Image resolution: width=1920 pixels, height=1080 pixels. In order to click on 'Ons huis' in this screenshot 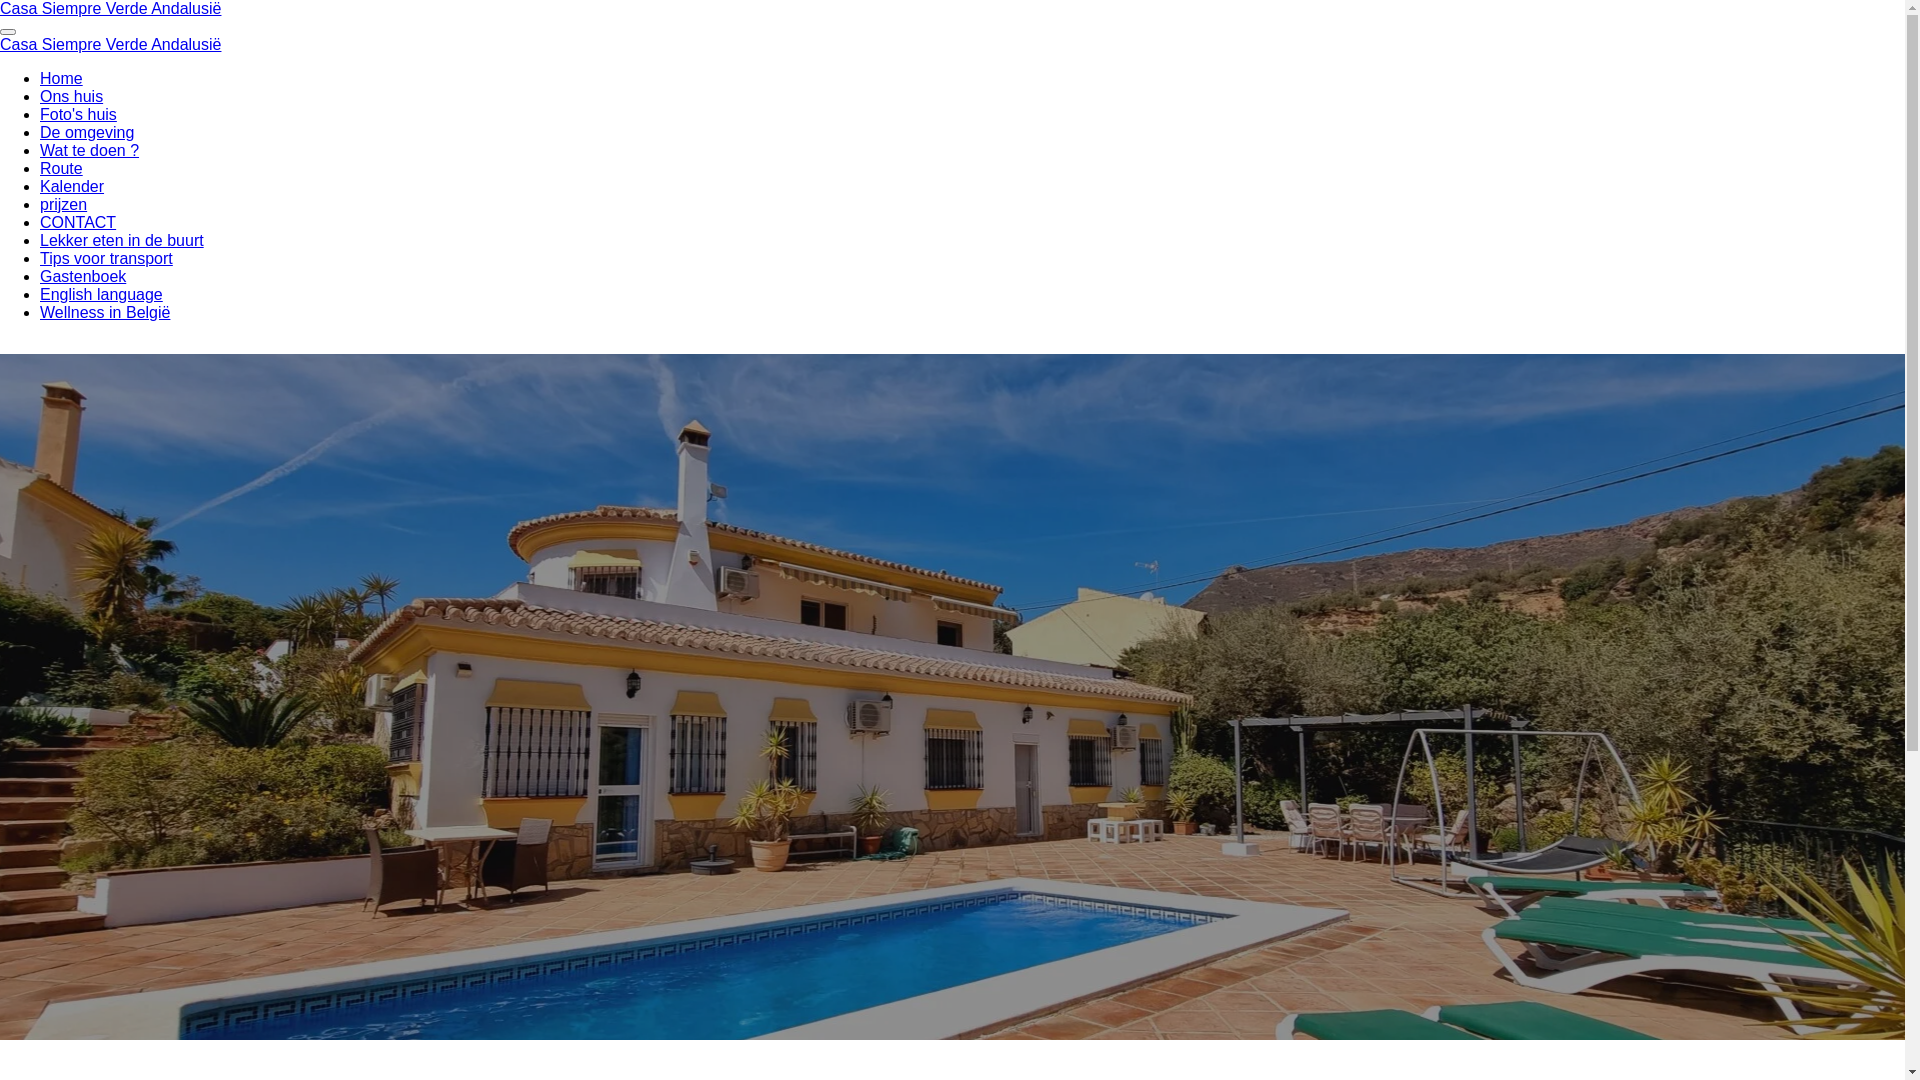, I will do `click(71, 96)`.